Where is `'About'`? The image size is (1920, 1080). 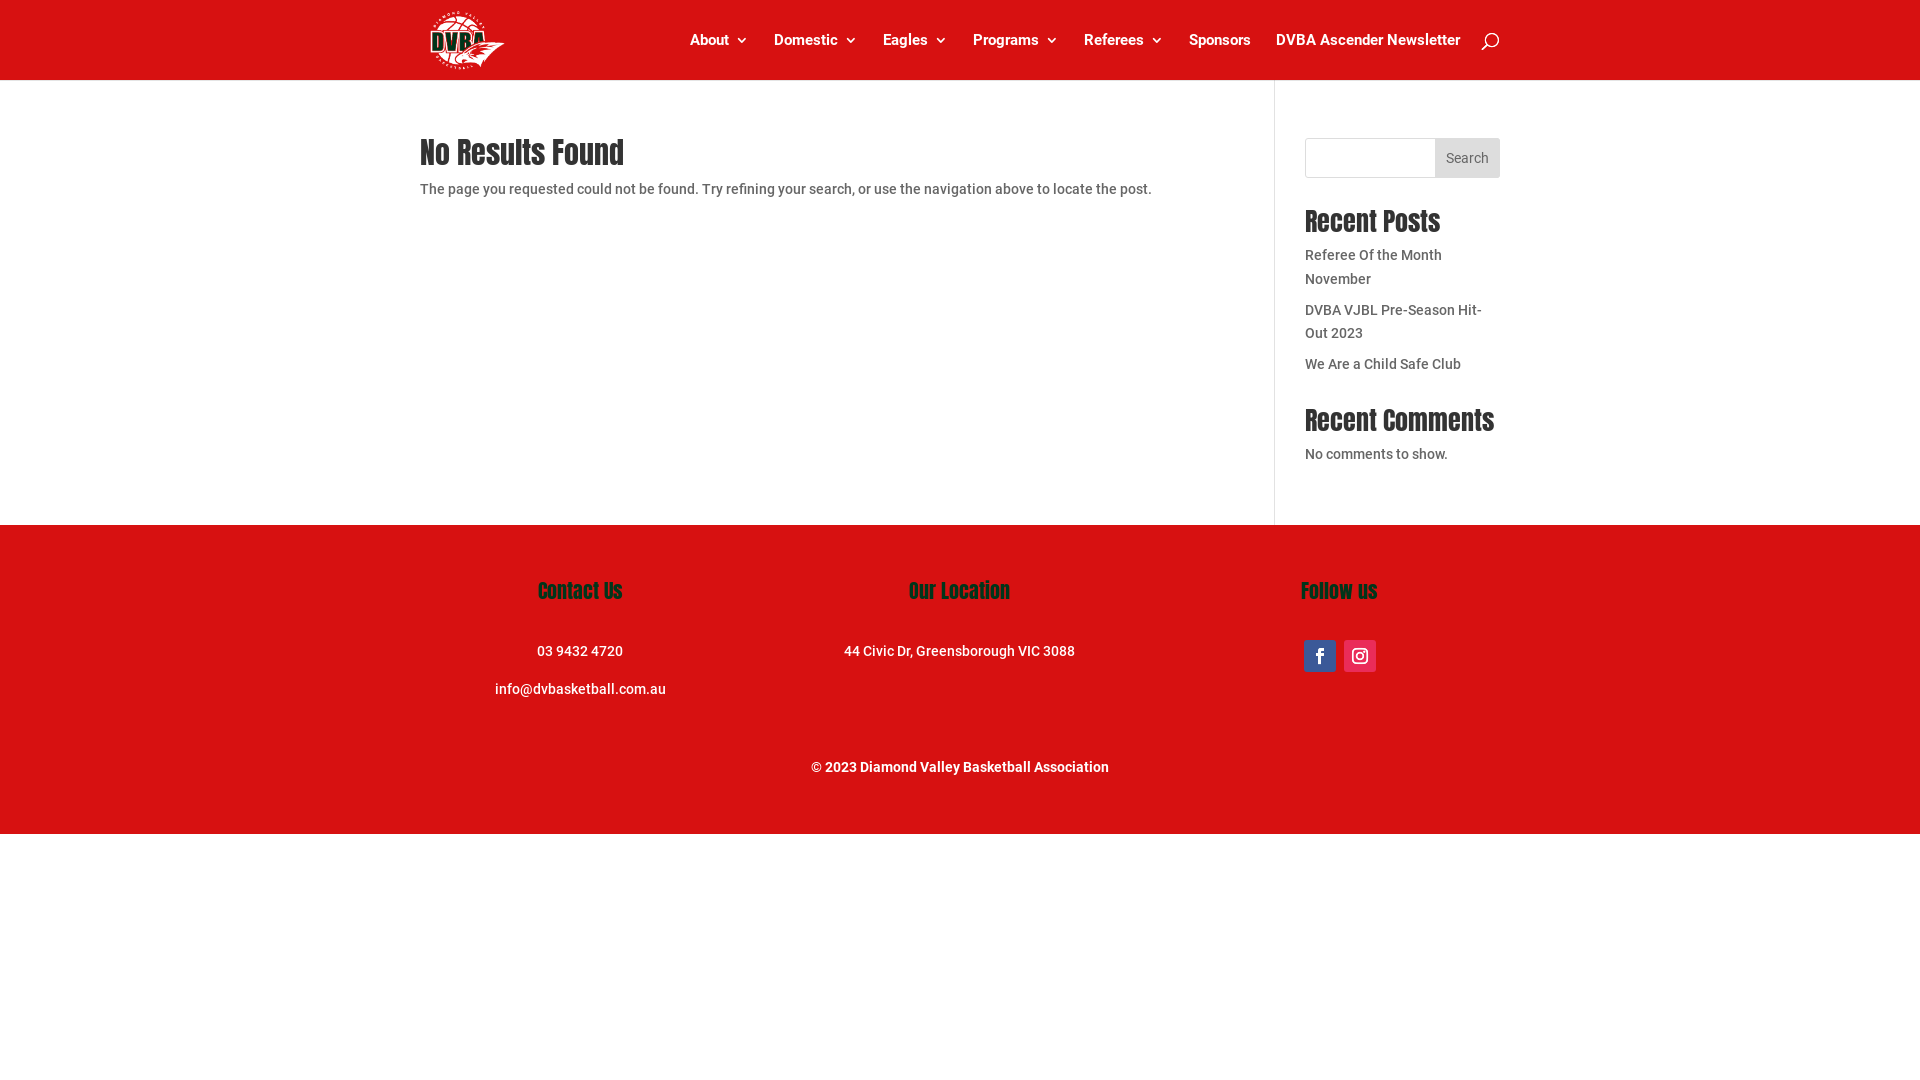
'About' is located at coordinates (690, 55).